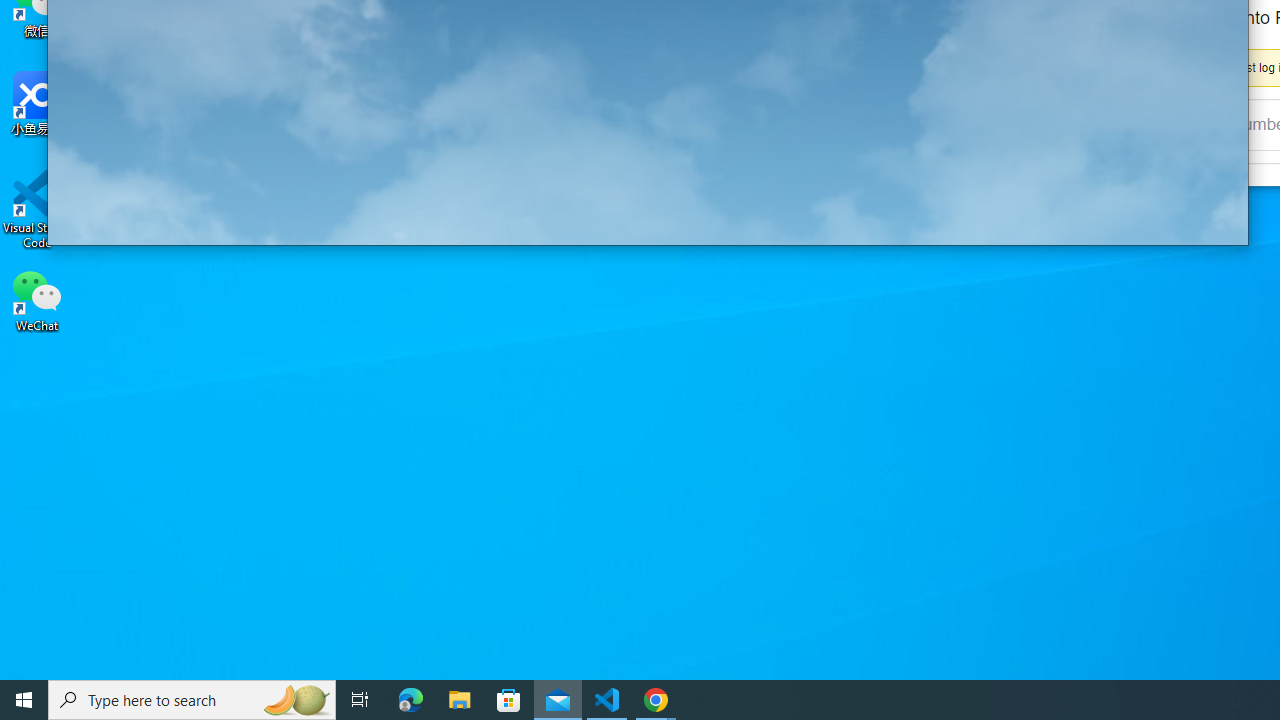  Describe the element at coordinates (410, 698) in the screenshot. I see `'Microsoft Edge'` at that location.